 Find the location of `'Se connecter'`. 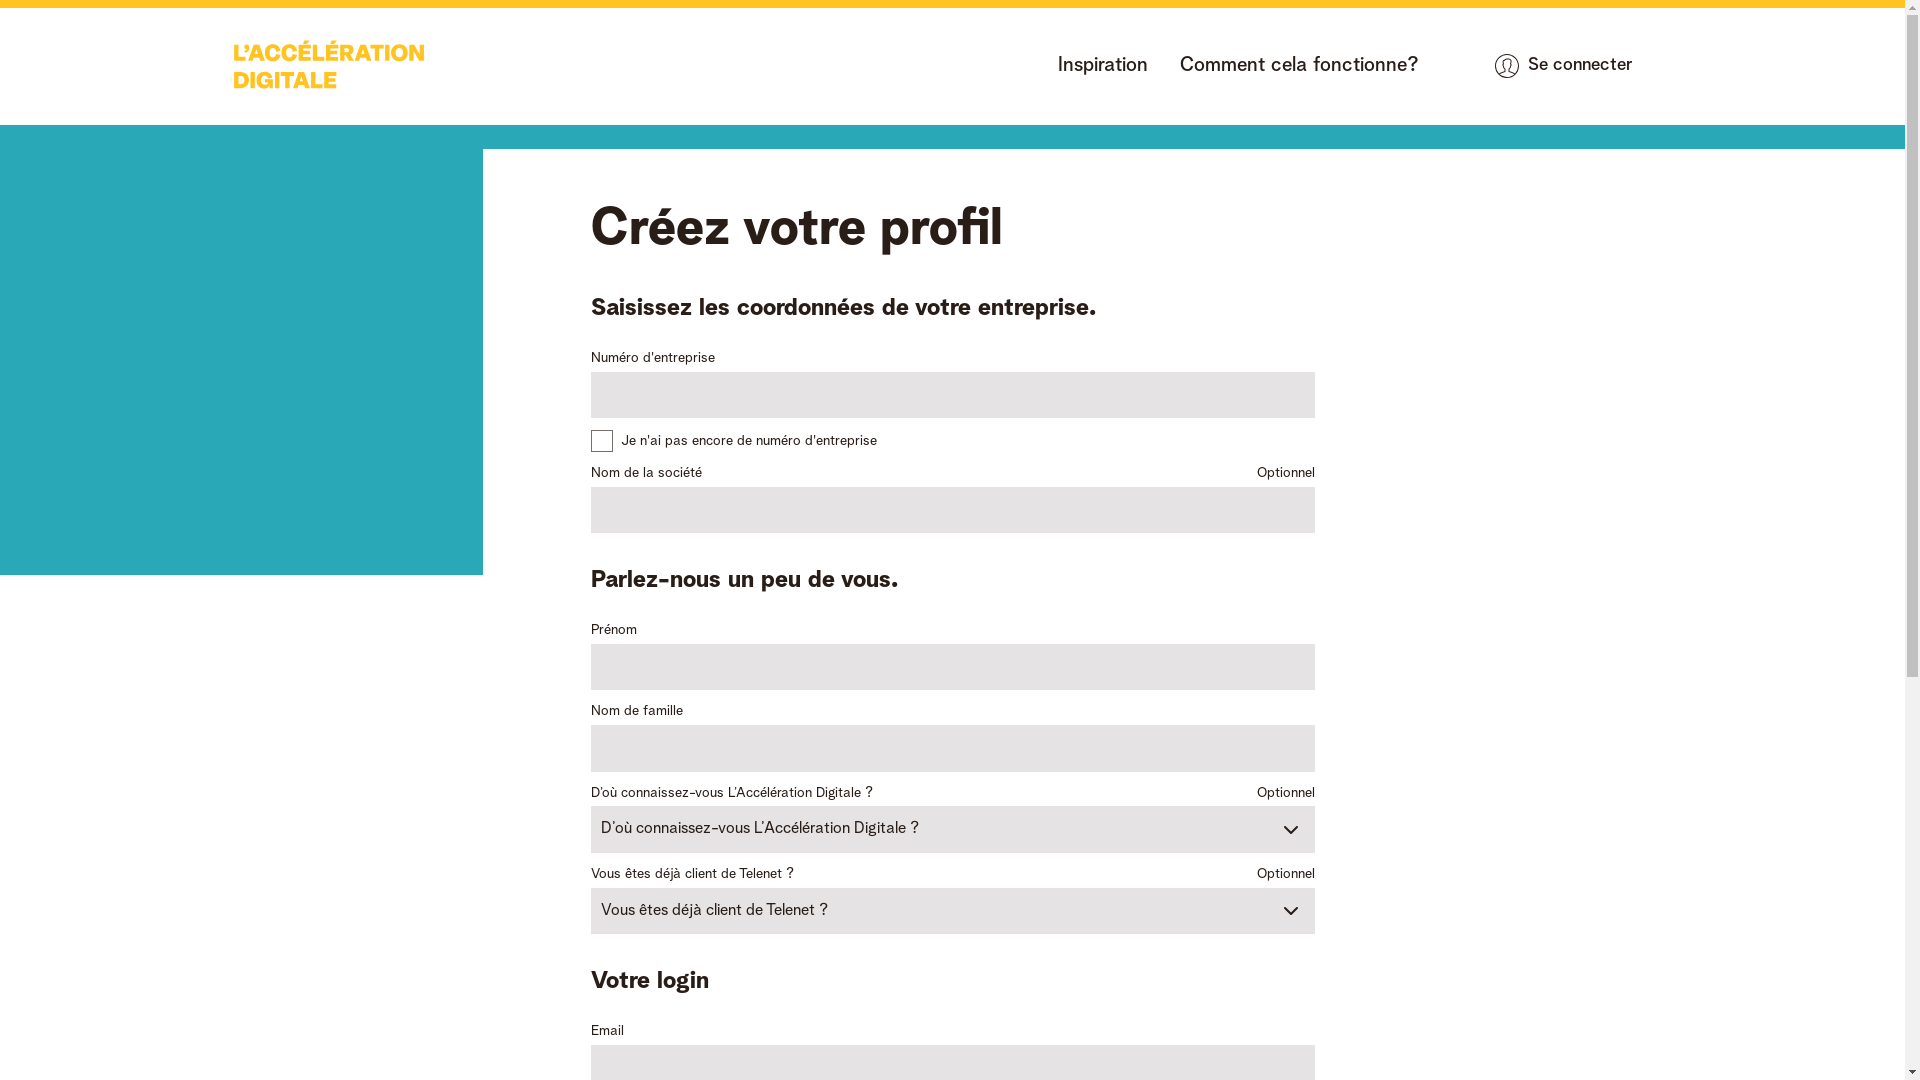

'Se connecter' is located at coordinates (1449, 64).